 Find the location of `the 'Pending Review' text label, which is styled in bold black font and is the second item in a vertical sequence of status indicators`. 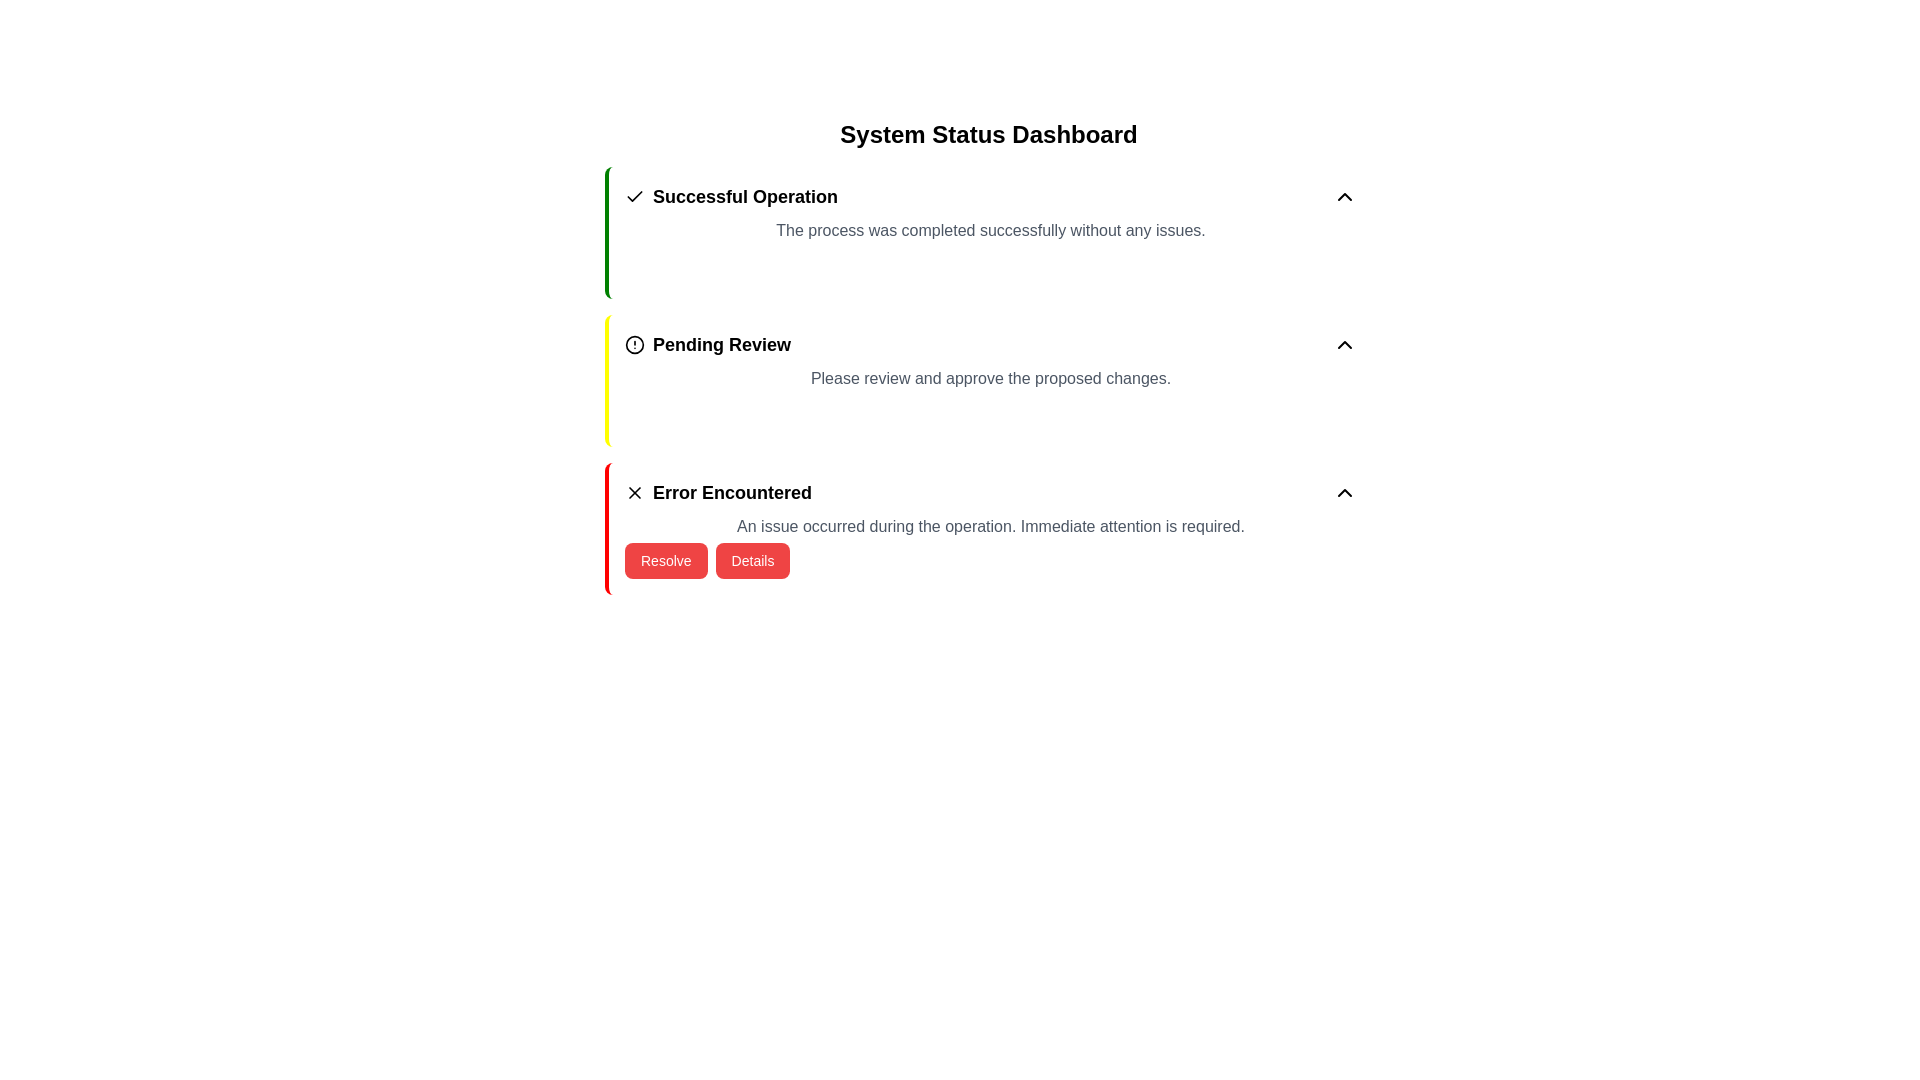

the 'Pending Review' text label, which is styled in bold black font and is the second item in a vertical sequence of status indicators is located at coordinates (721, 343).